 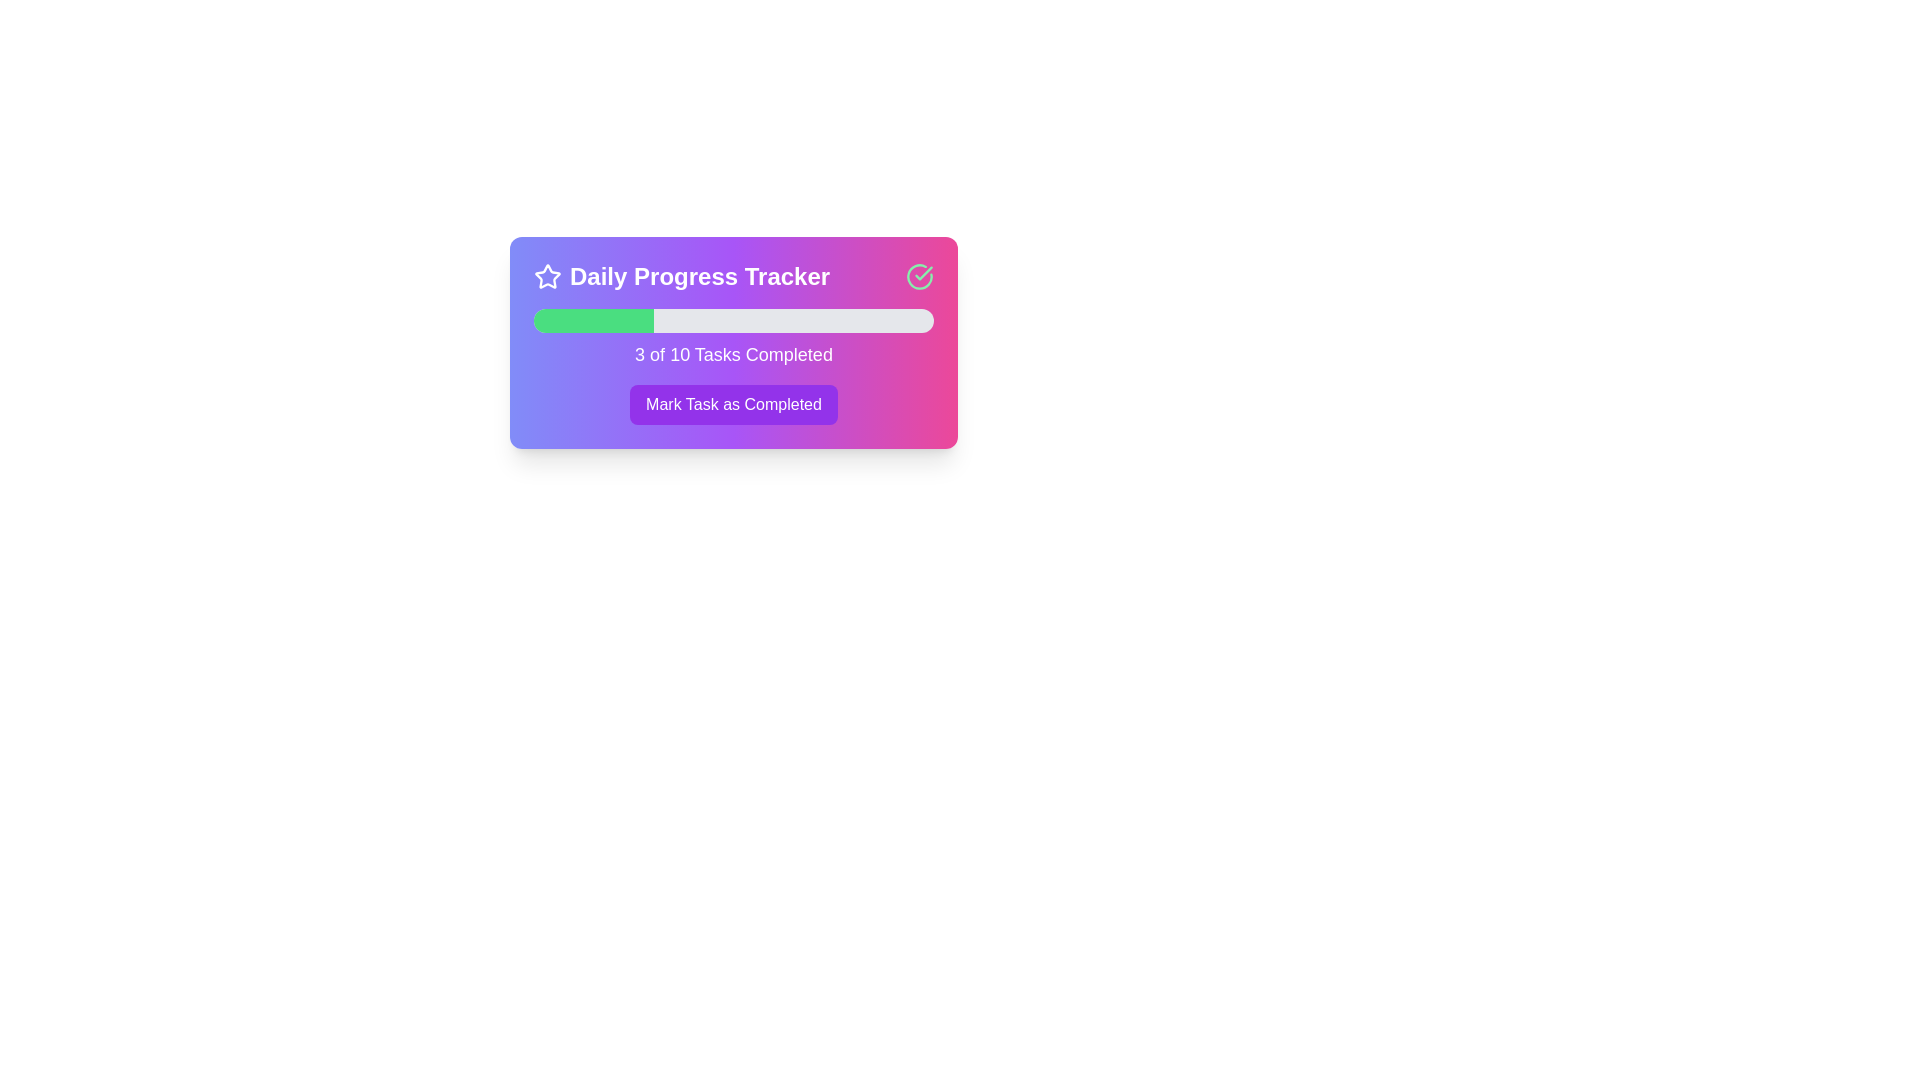 I want to click on the rectangular button with rounded corners and a purple background labeled 'Mark Task as Completed' to mark a task as completed, so click(x=733, y=405).